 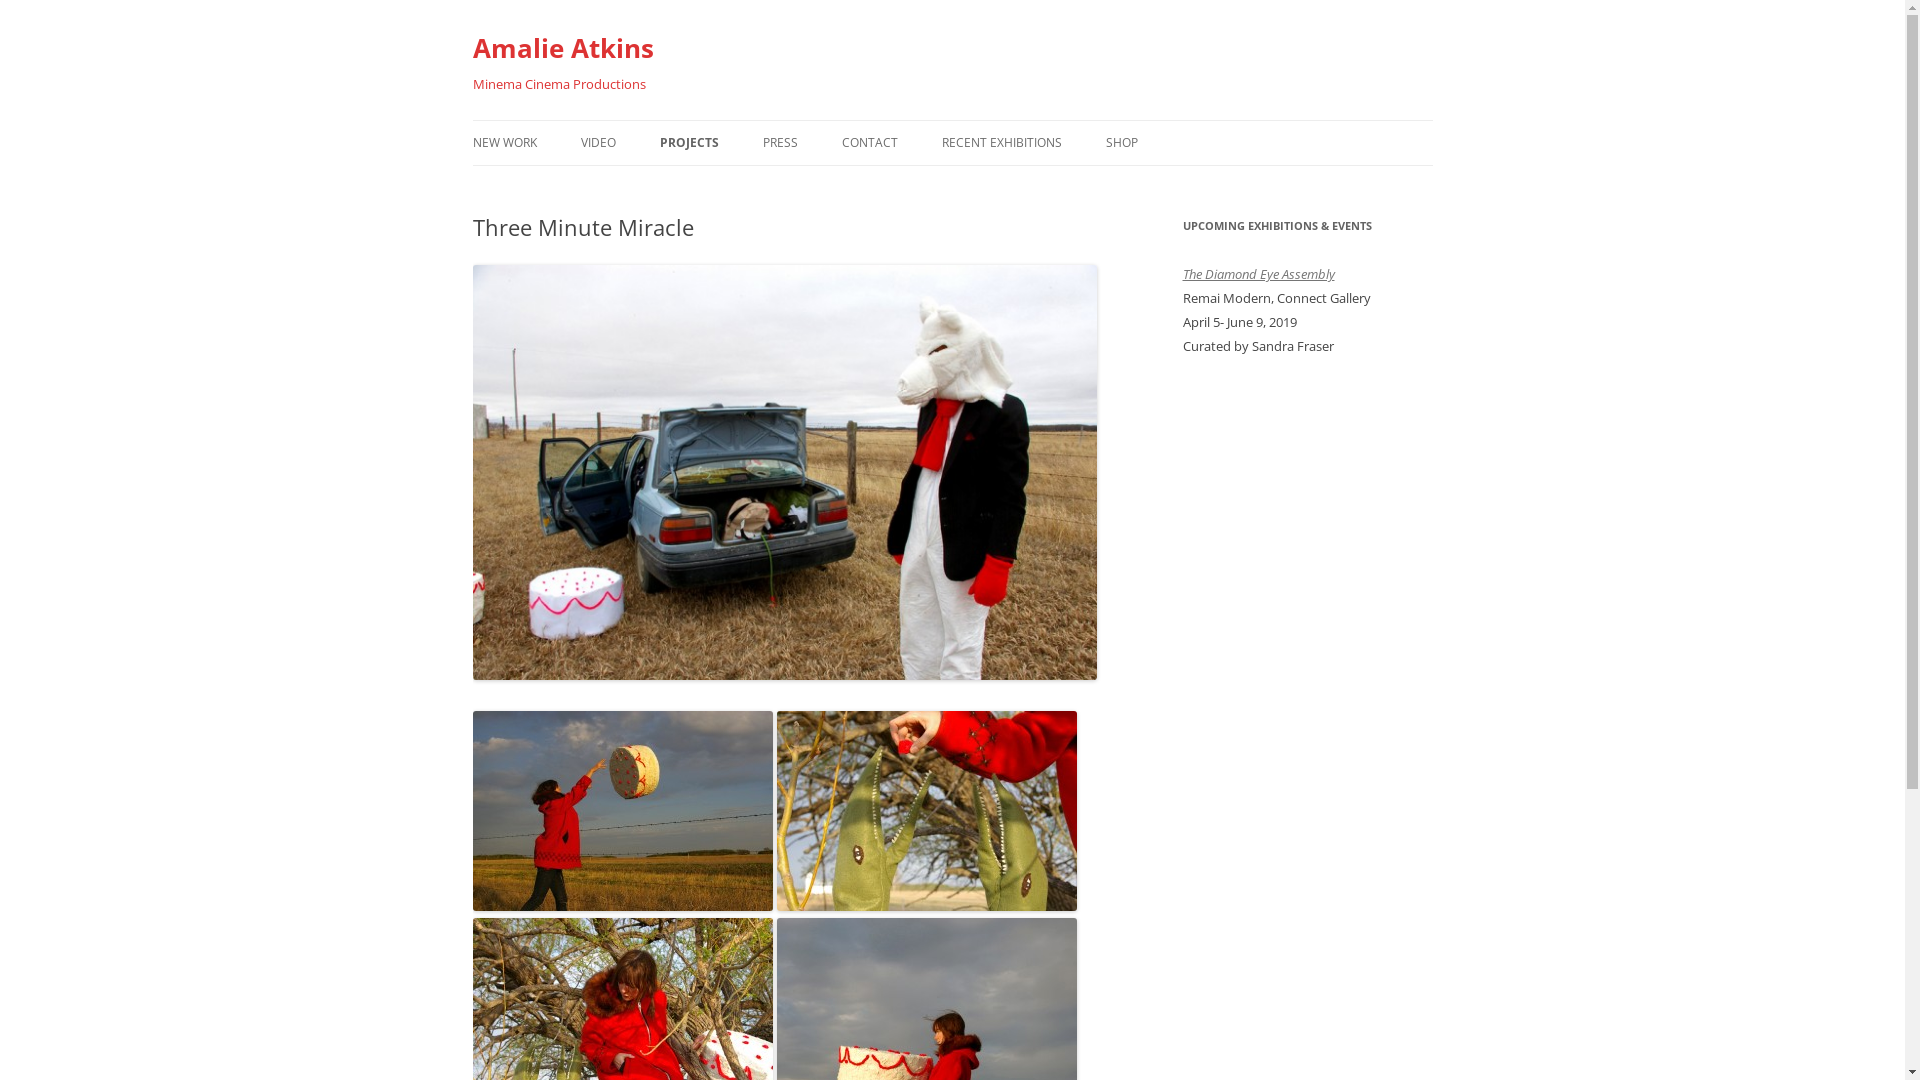 I want to click on 'PROJECTS', so click(x=689, y=141).